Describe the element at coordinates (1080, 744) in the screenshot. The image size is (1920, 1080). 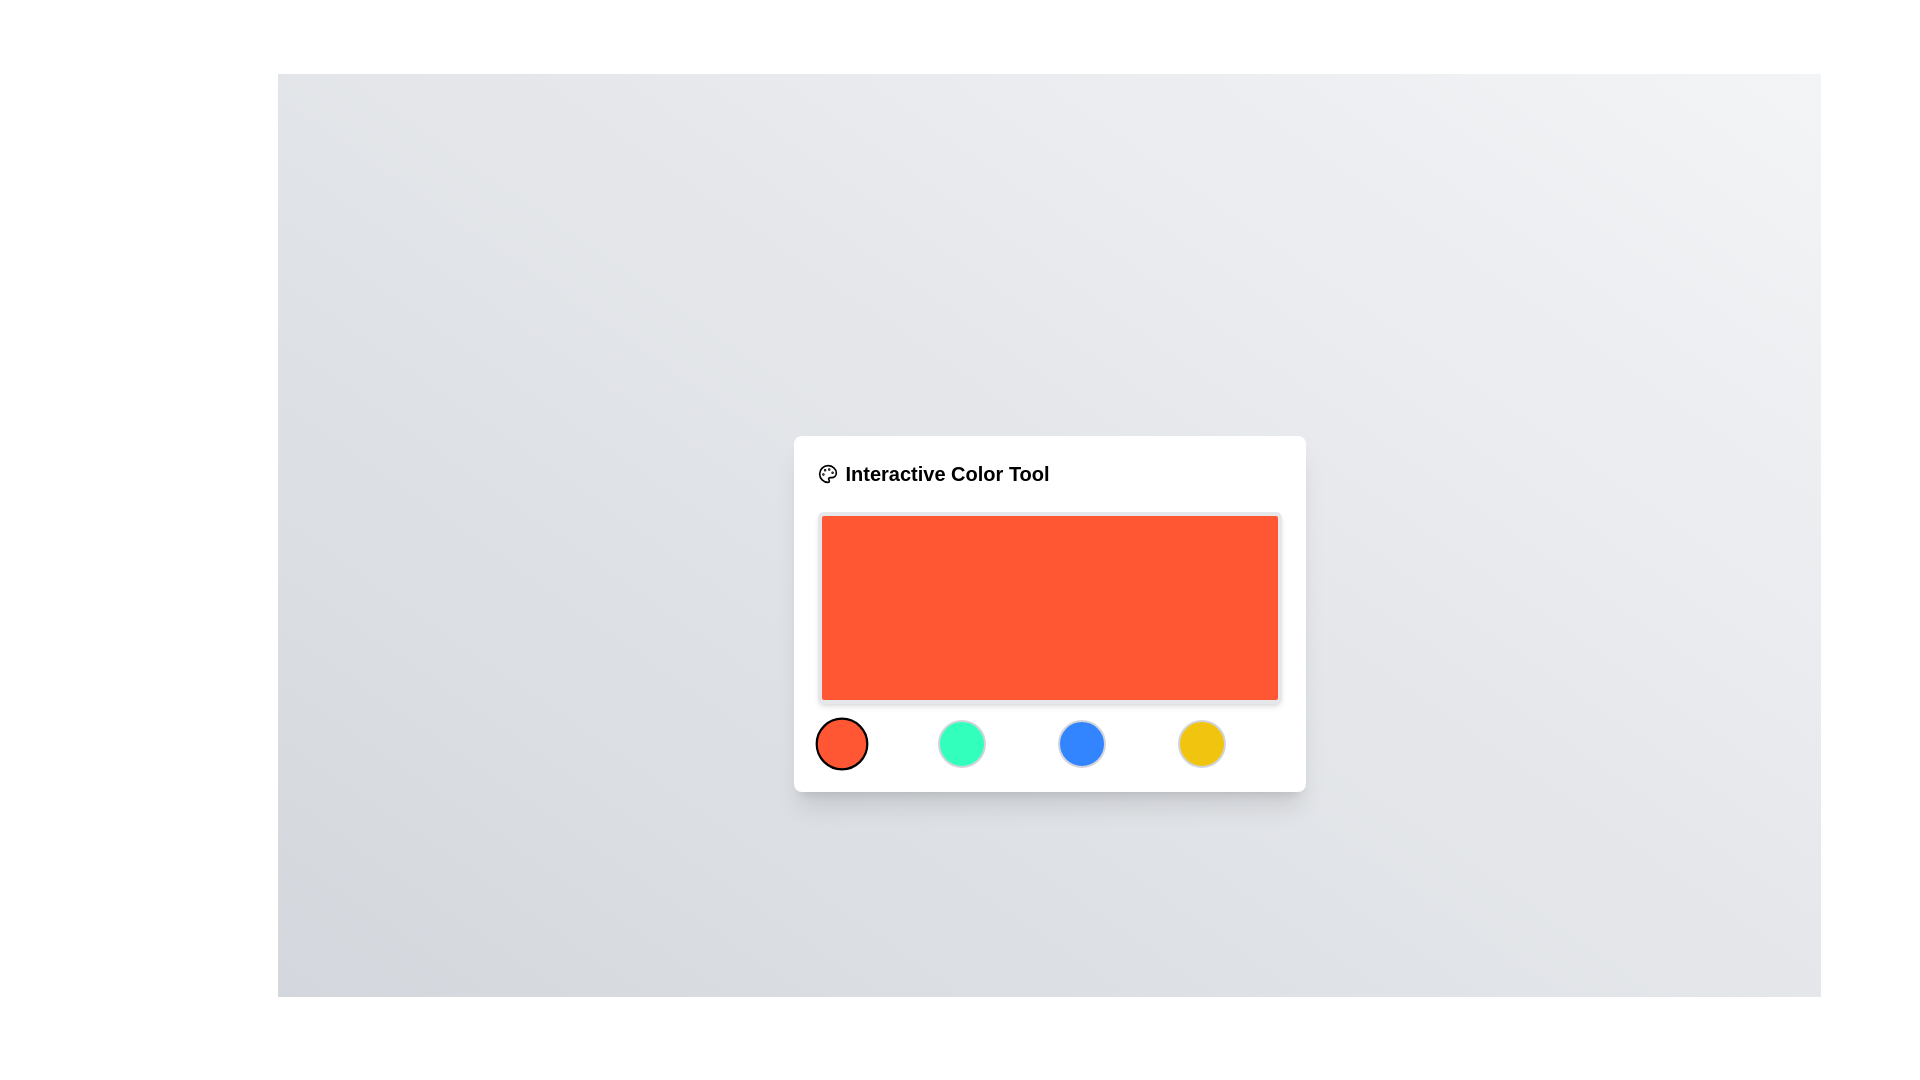
I see `the third circle button in a horizontally aligned row of four circles at the bottom of a card layout` at that location.